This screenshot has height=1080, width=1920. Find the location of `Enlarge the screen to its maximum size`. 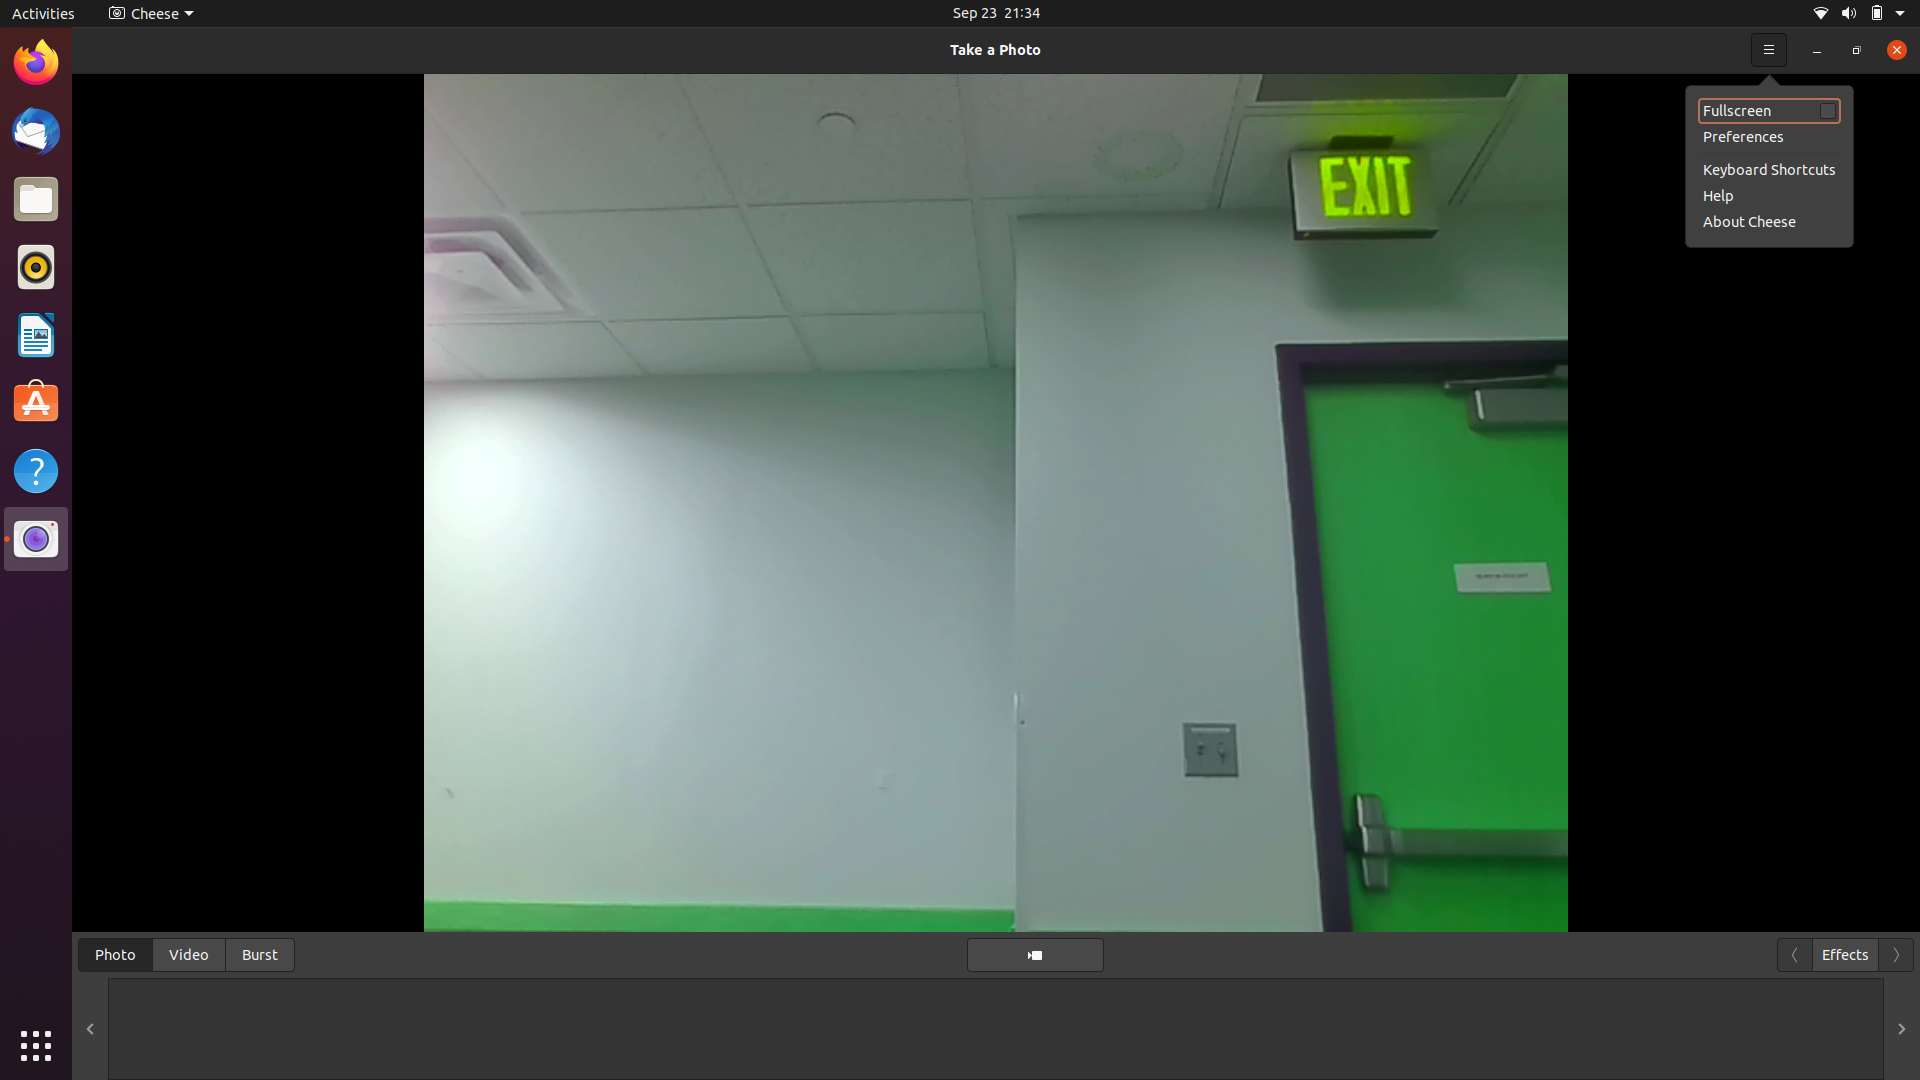

Enlarge the screen to its maximum size is located at coordinates (1855, 49).